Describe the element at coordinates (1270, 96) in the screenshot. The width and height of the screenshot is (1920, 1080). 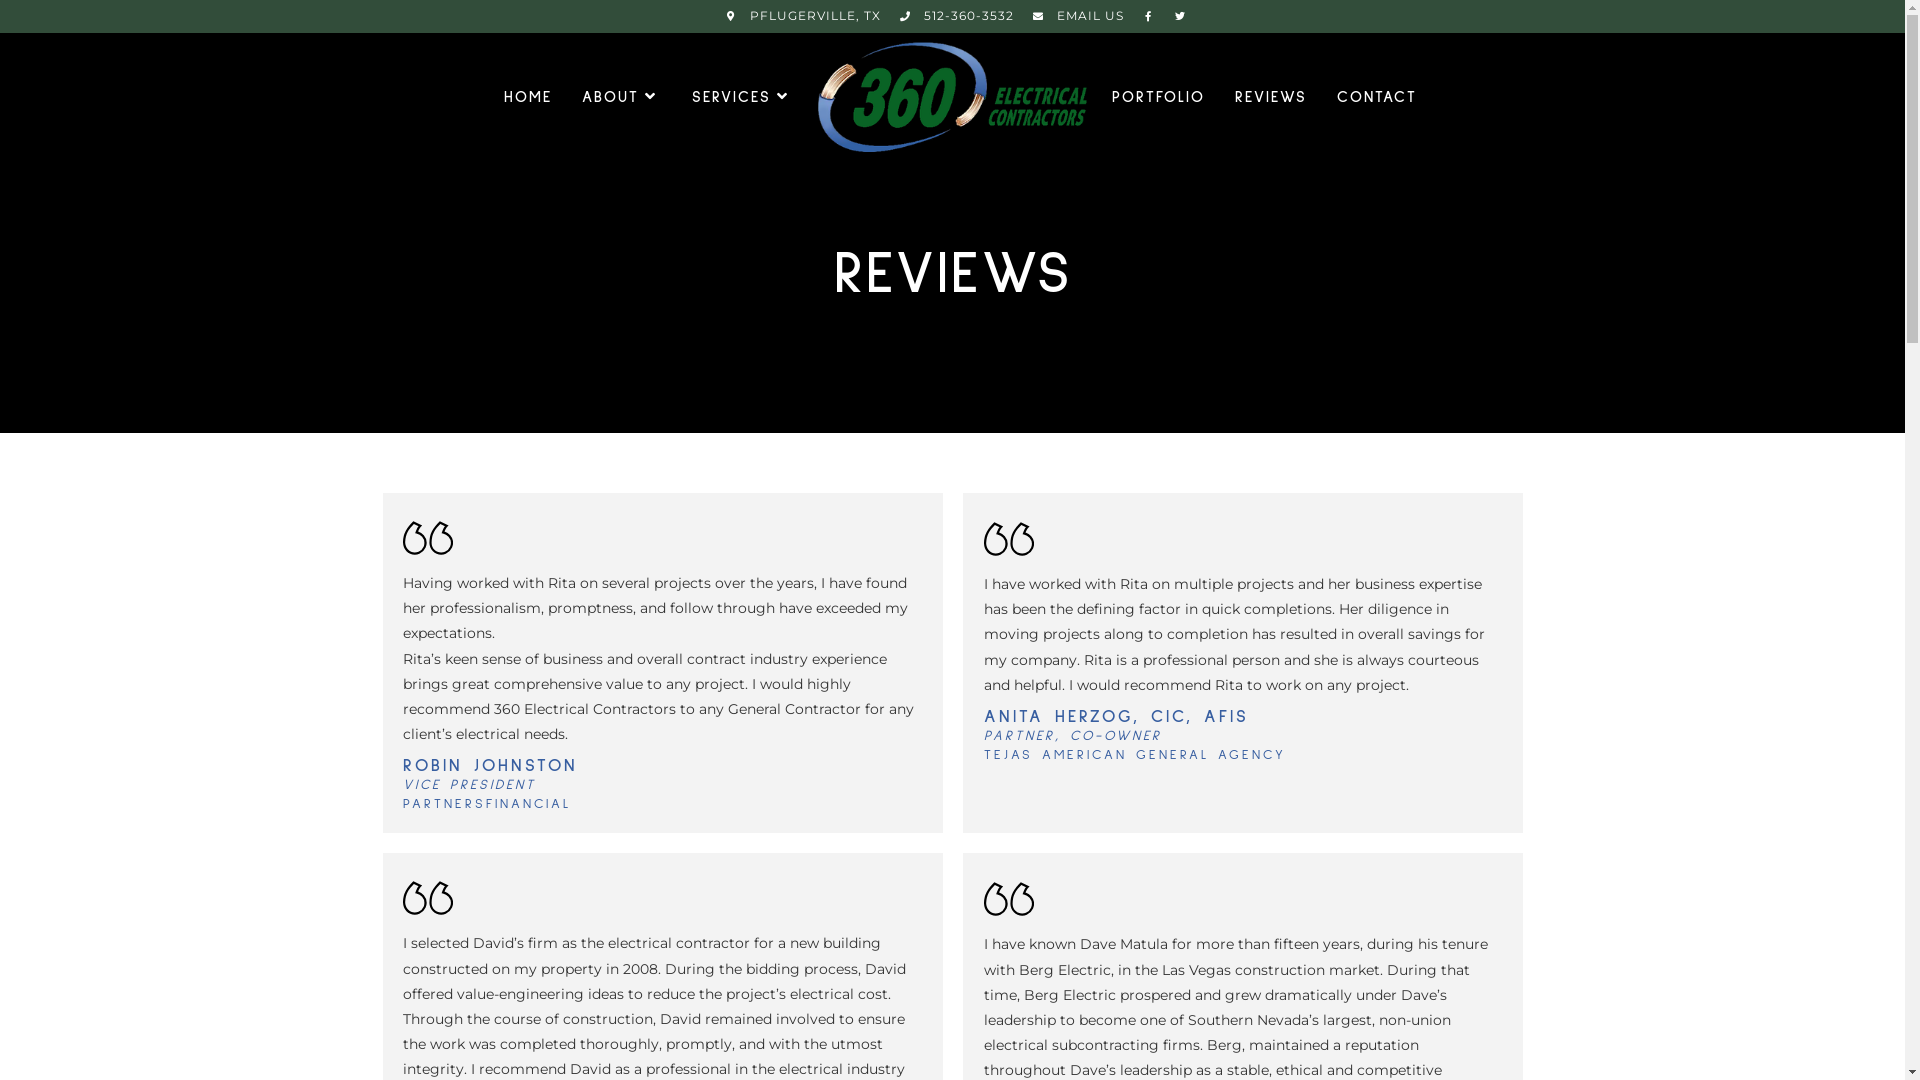
I see `'REVIEWS'` at that location.